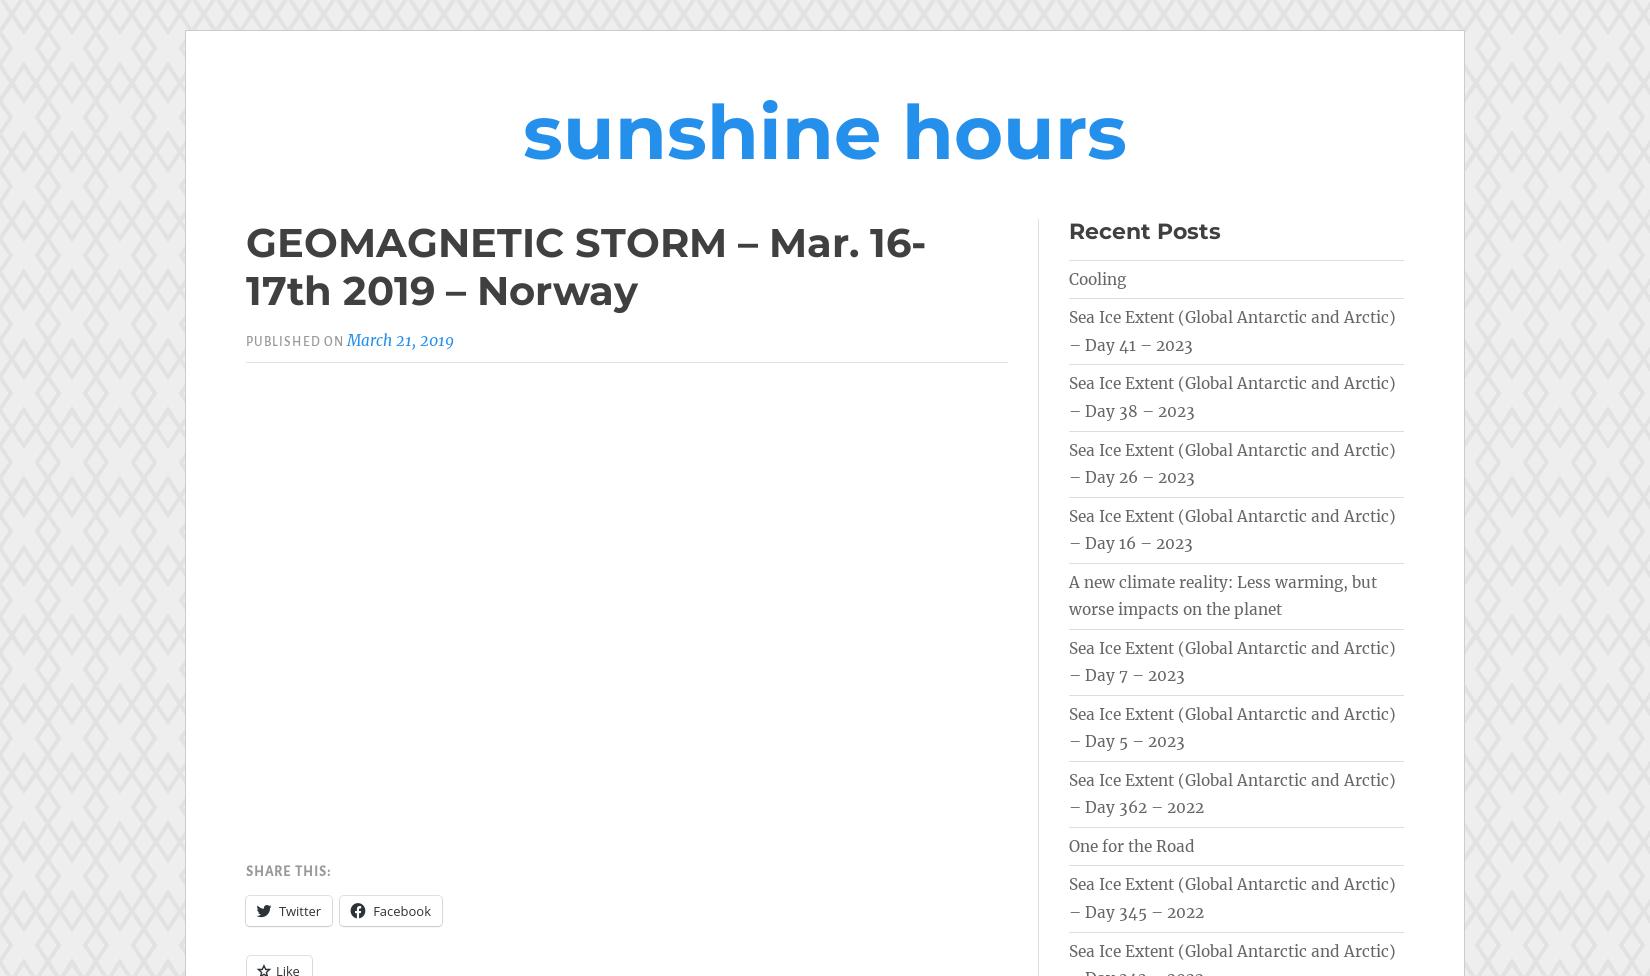 The image size is (1650, 976). Describe the element at coordinates (401, 909) in the screenshot. I see `'Facebook'` at that location.